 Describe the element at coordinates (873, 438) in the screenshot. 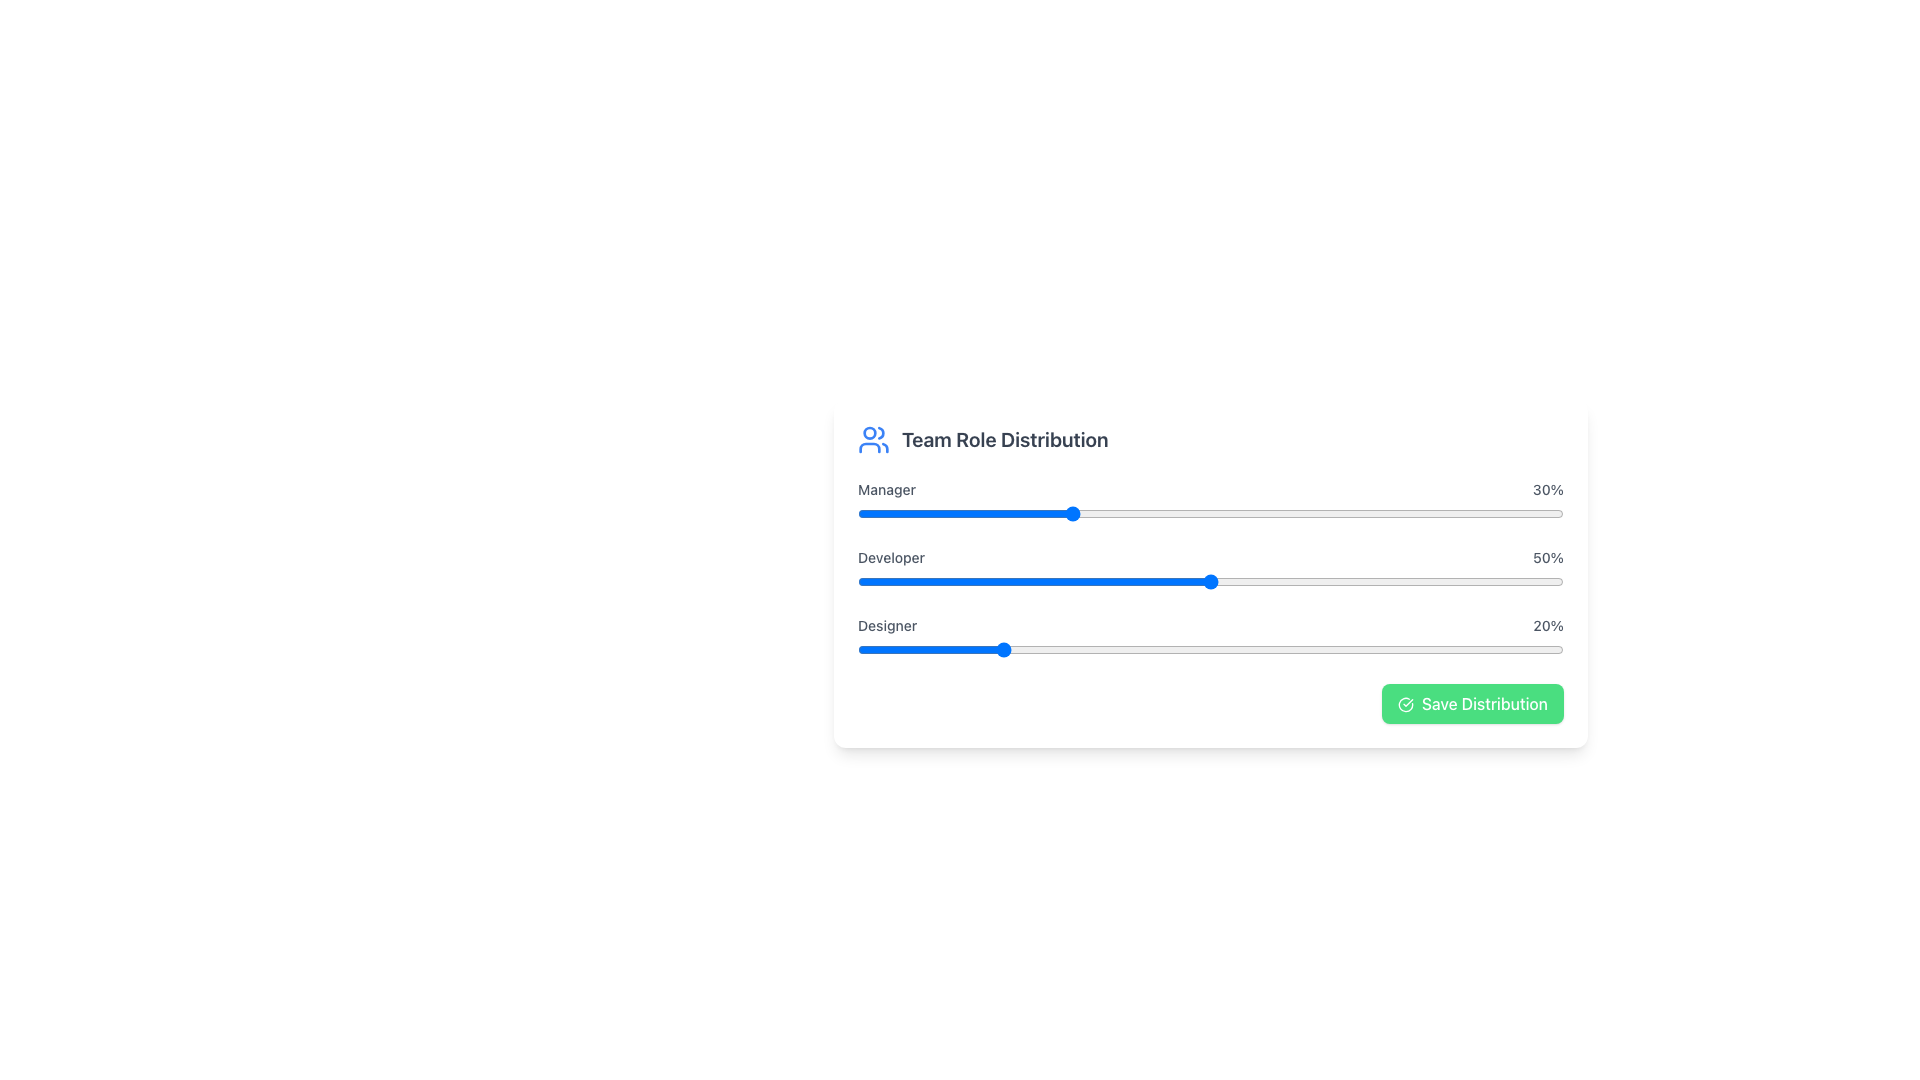

I see `the icon depicting a group of people, which is located to the left of the 'Team Role Distribution' text at the top left of the card` at that location.